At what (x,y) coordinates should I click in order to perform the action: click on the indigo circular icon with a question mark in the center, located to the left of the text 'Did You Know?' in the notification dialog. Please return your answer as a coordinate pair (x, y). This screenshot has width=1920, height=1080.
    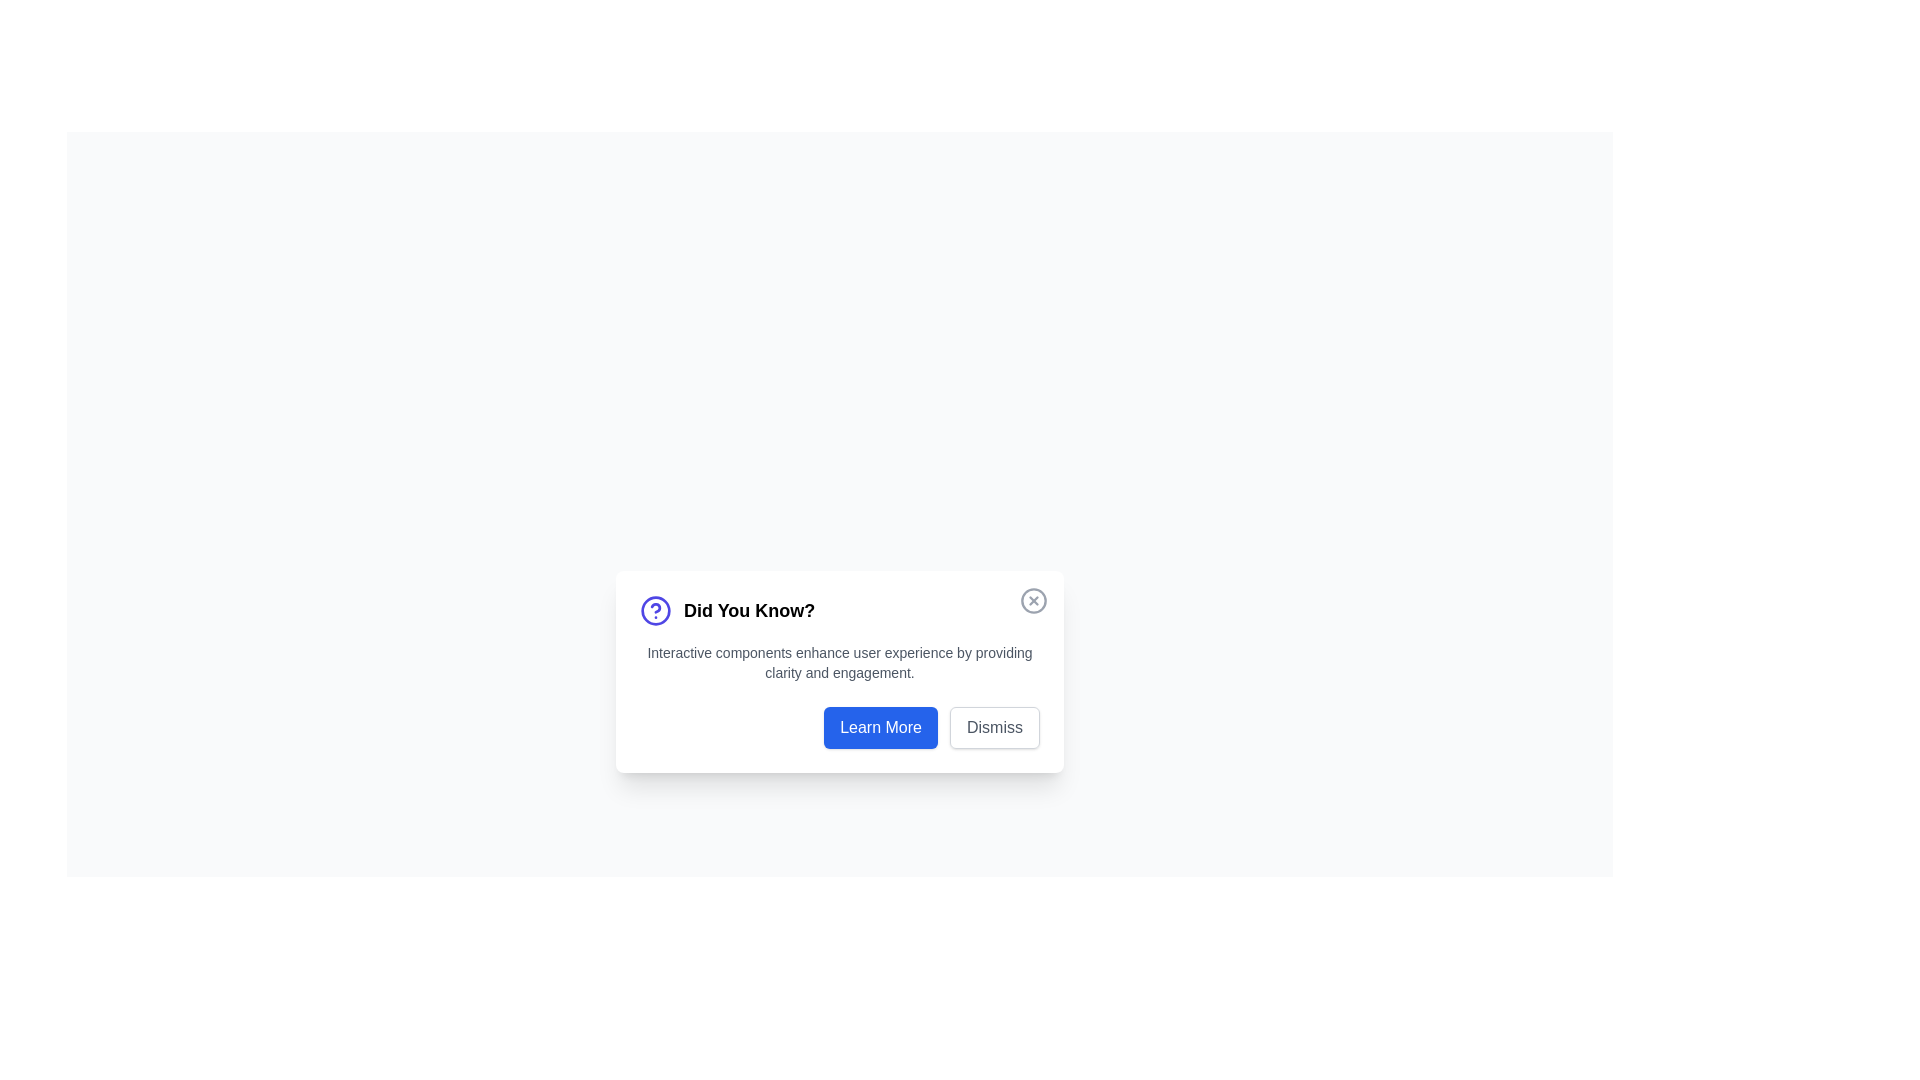
    Looking at the image, I should click on (656, 609).